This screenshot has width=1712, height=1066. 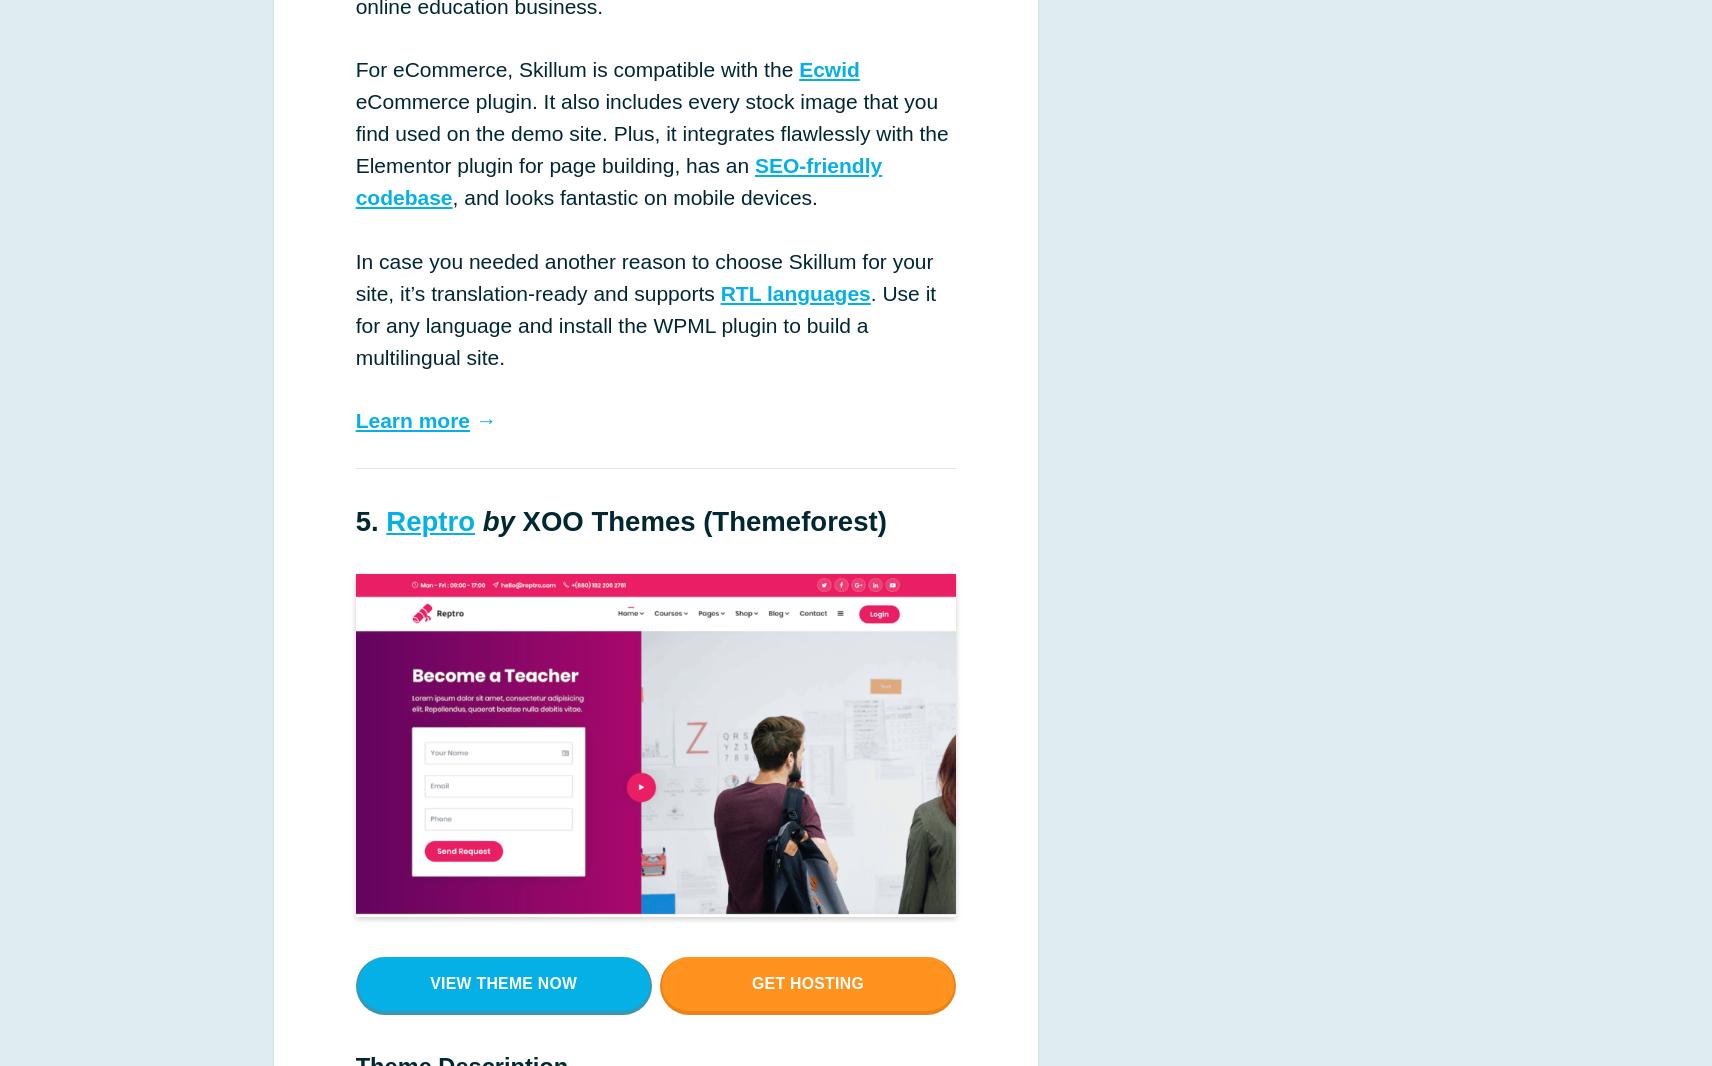 What do you see at coordinates (497, 520) in the screenshot?
I see `'by'` at bounding box center [497, 520].